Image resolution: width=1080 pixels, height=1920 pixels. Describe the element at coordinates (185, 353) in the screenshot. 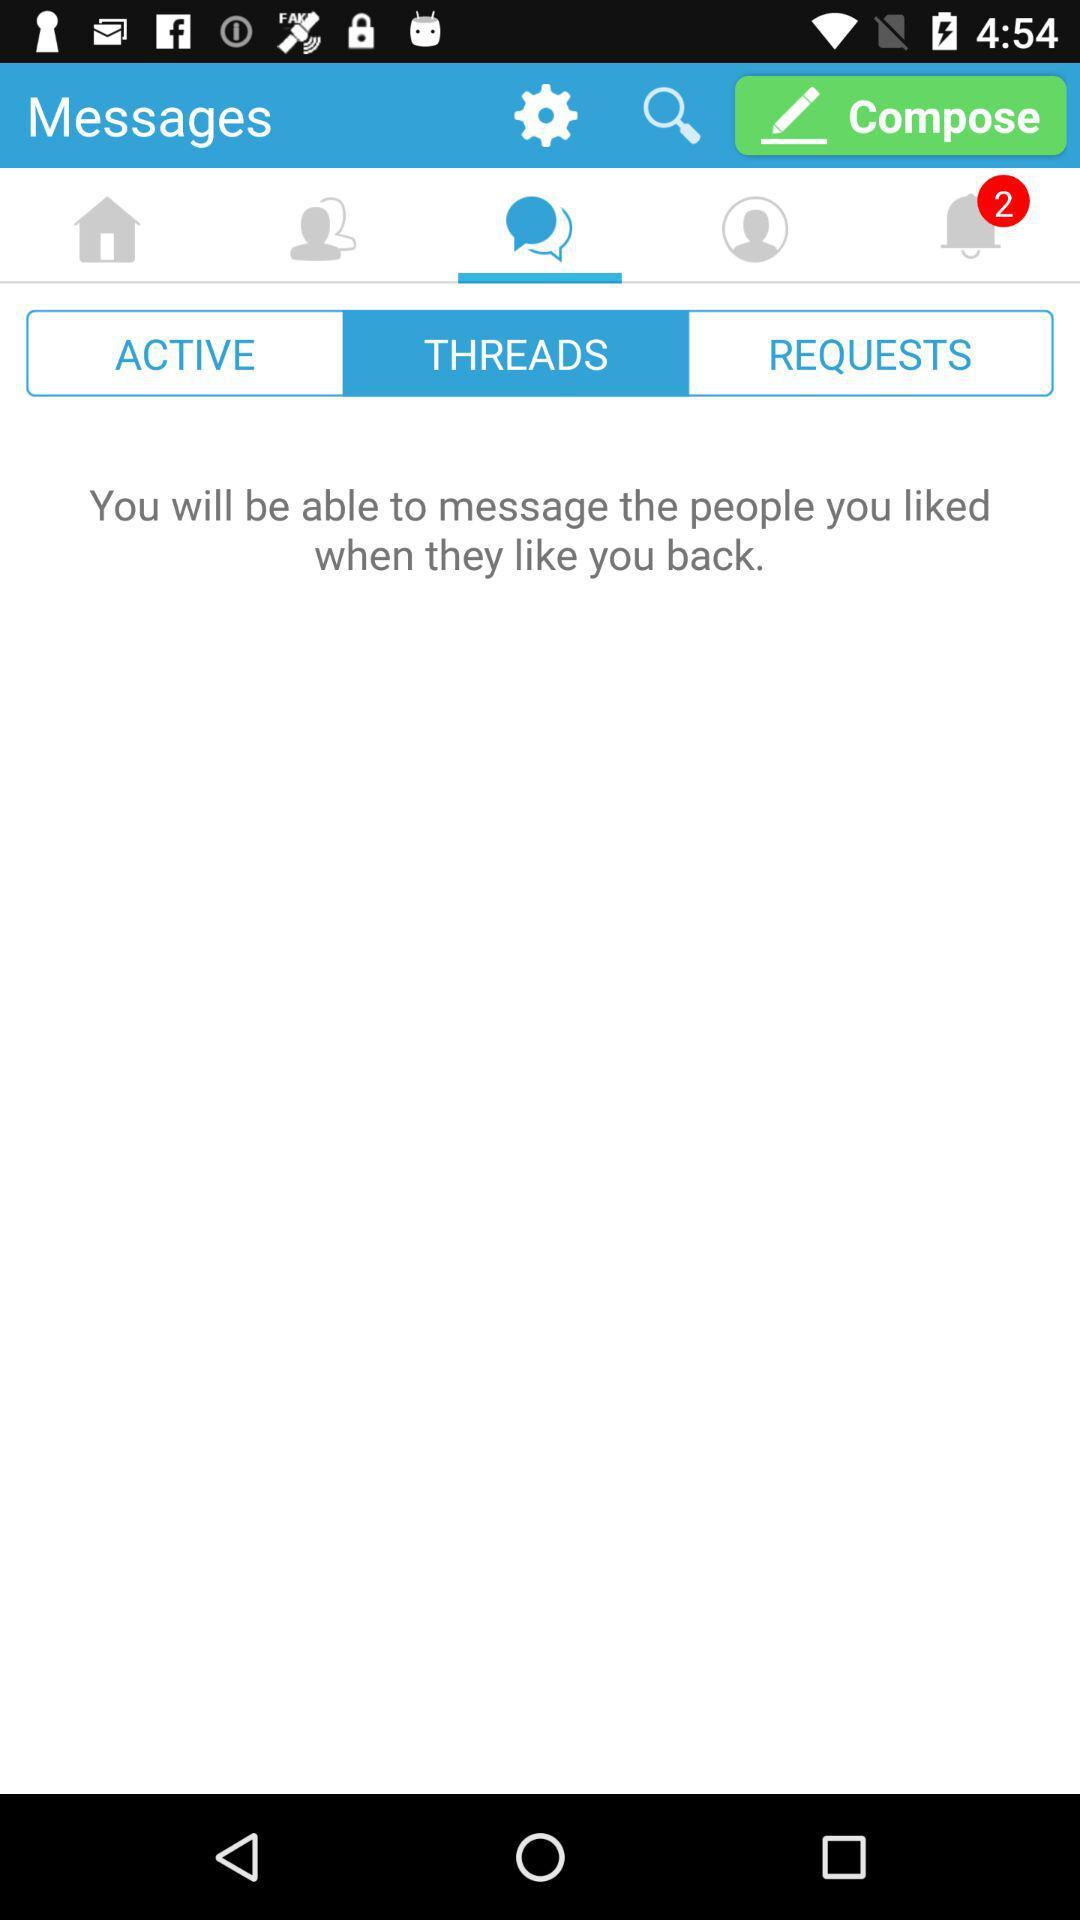

I see `active` at that location.